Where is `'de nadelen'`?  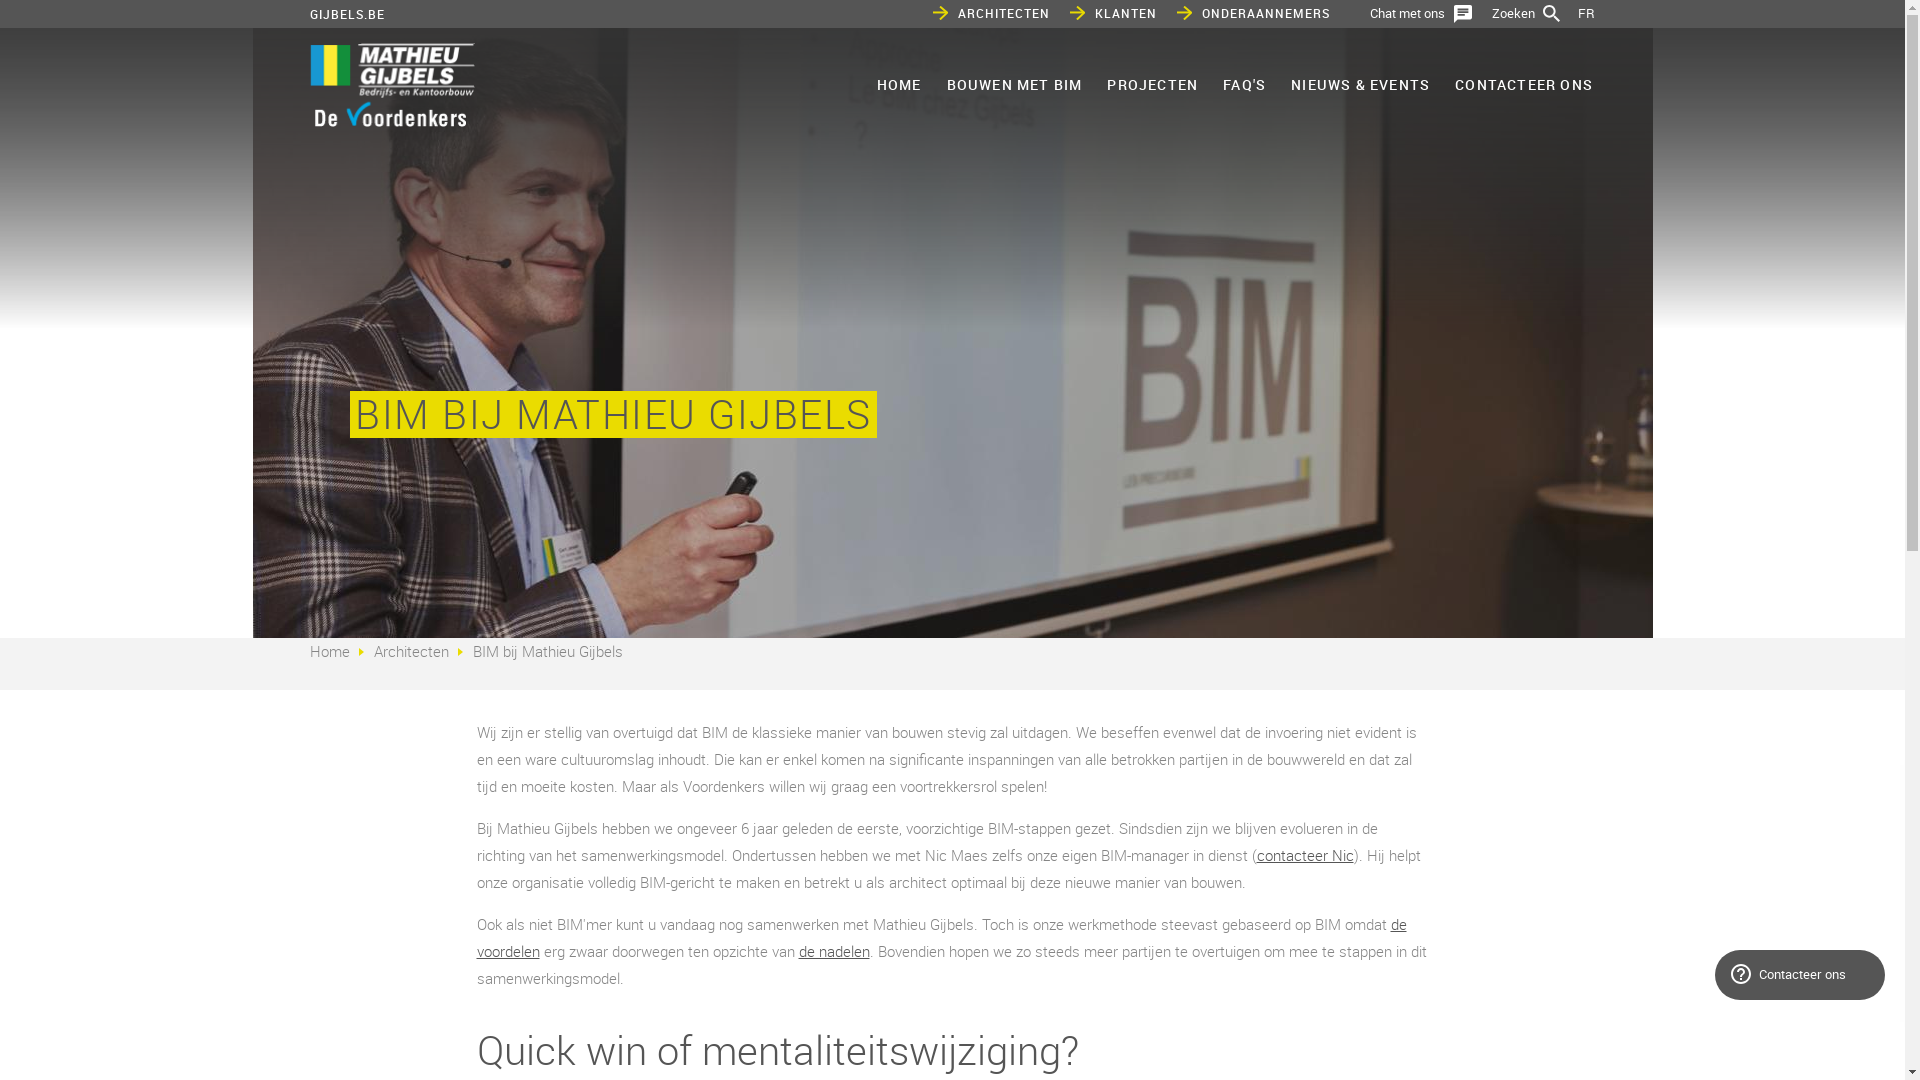 'de nadelen' is located at coordinates (833, 950).